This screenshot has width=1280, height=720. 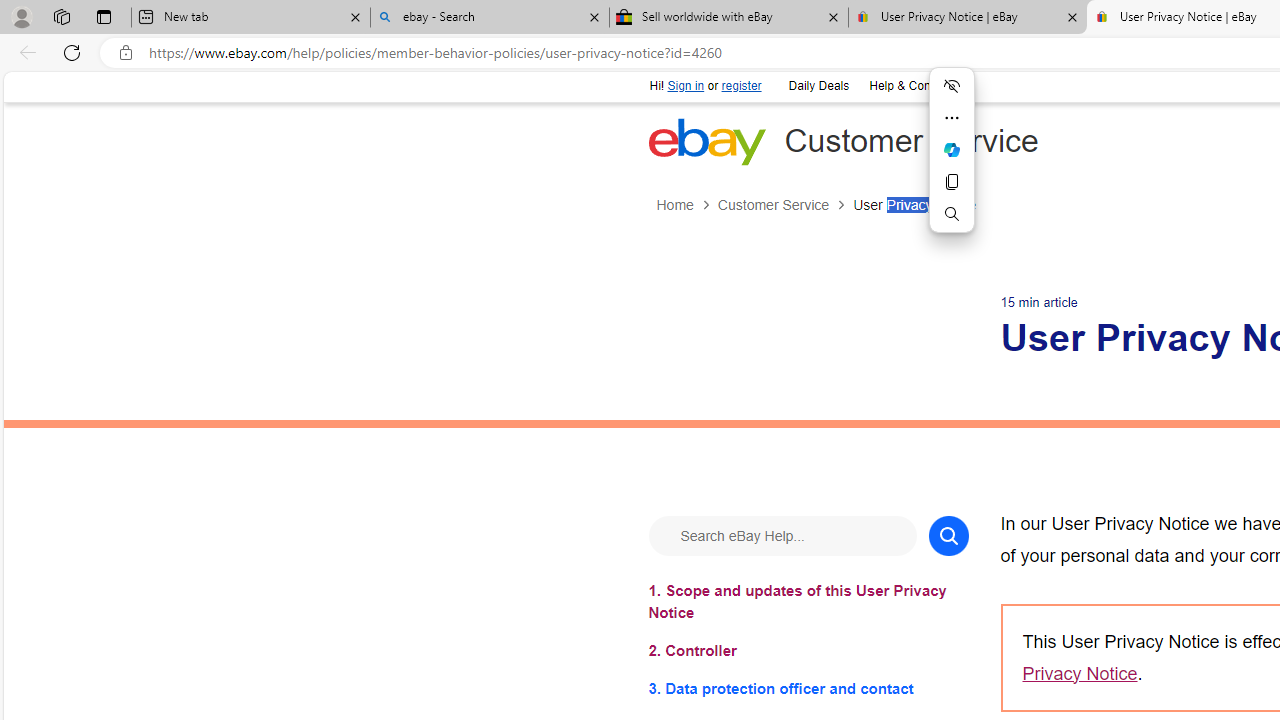 What do you see at coordinates (951, 85) in the screenshot?
I see `'Hide menu'` at bounding box center [951, 85].